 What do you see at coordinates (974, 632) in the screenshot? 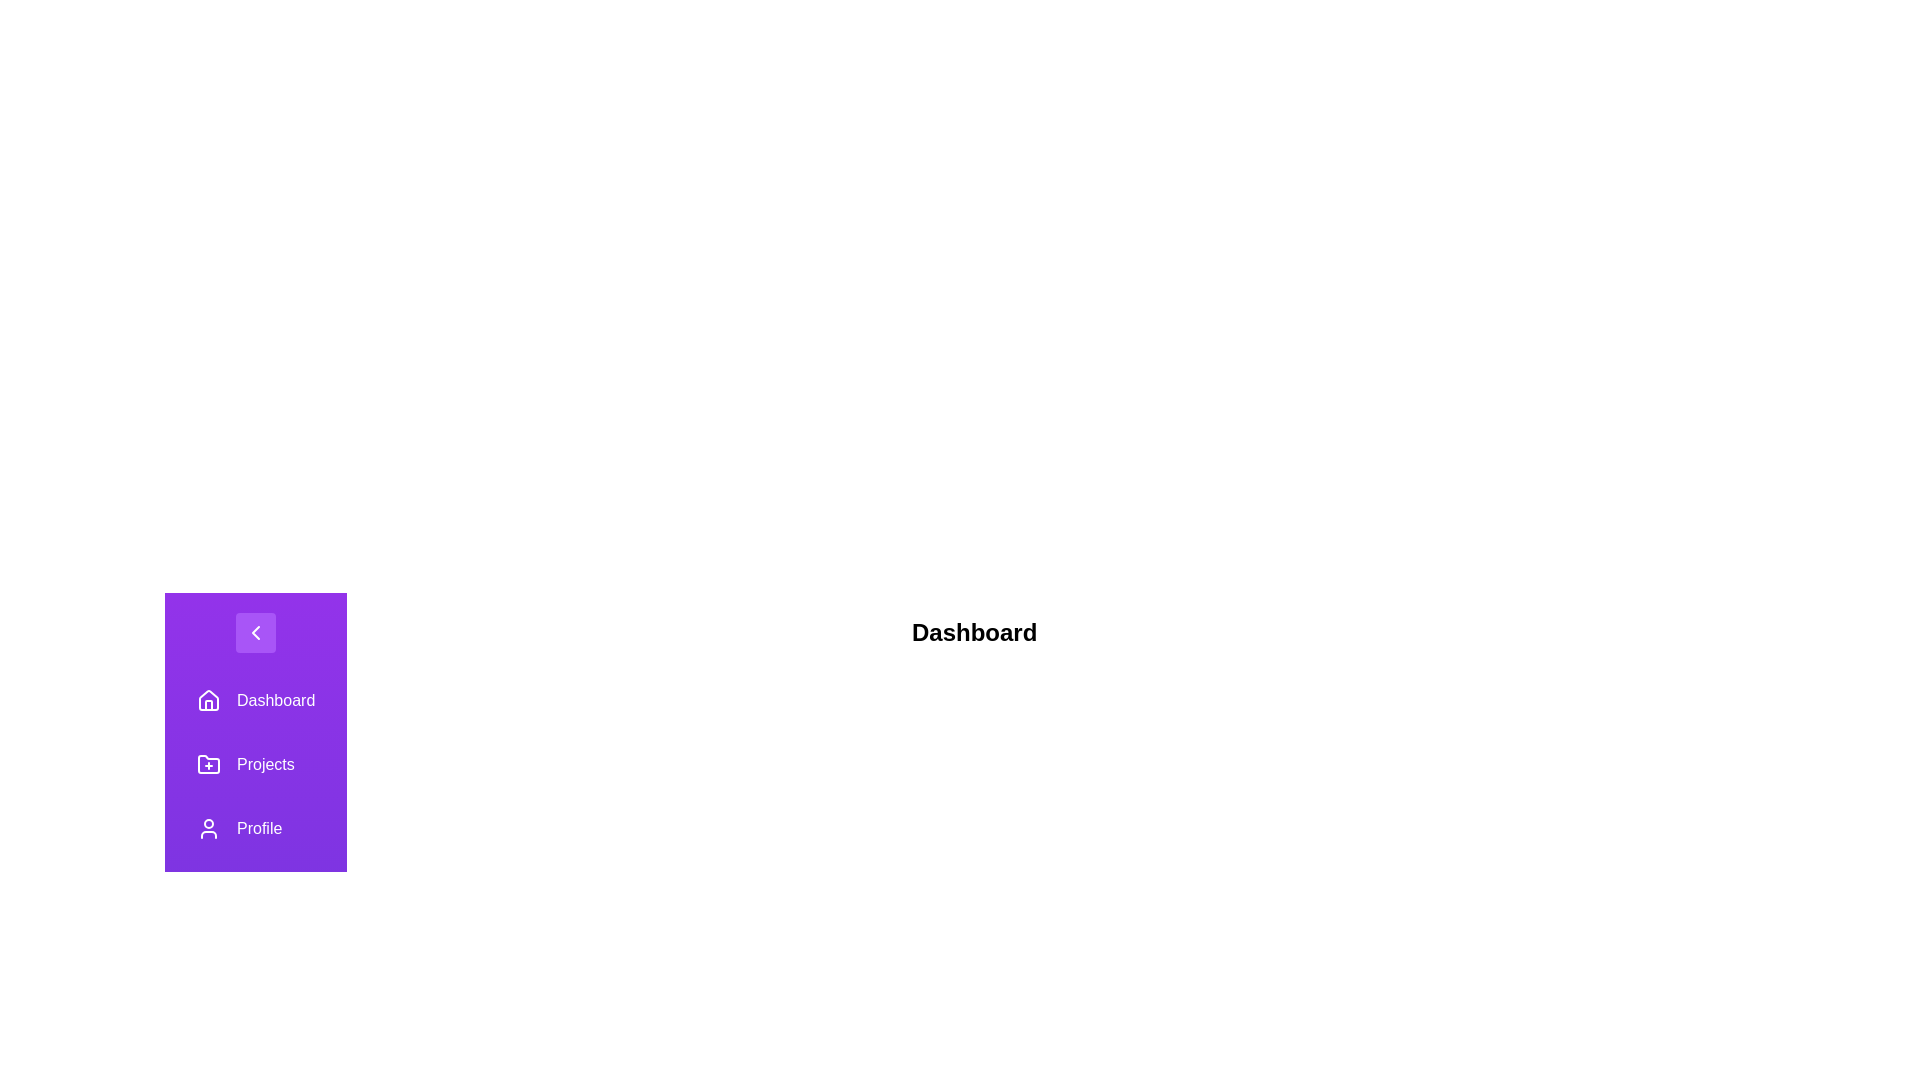
I see `the 'Dashboard' title text label` at bounding box center [974, 632].